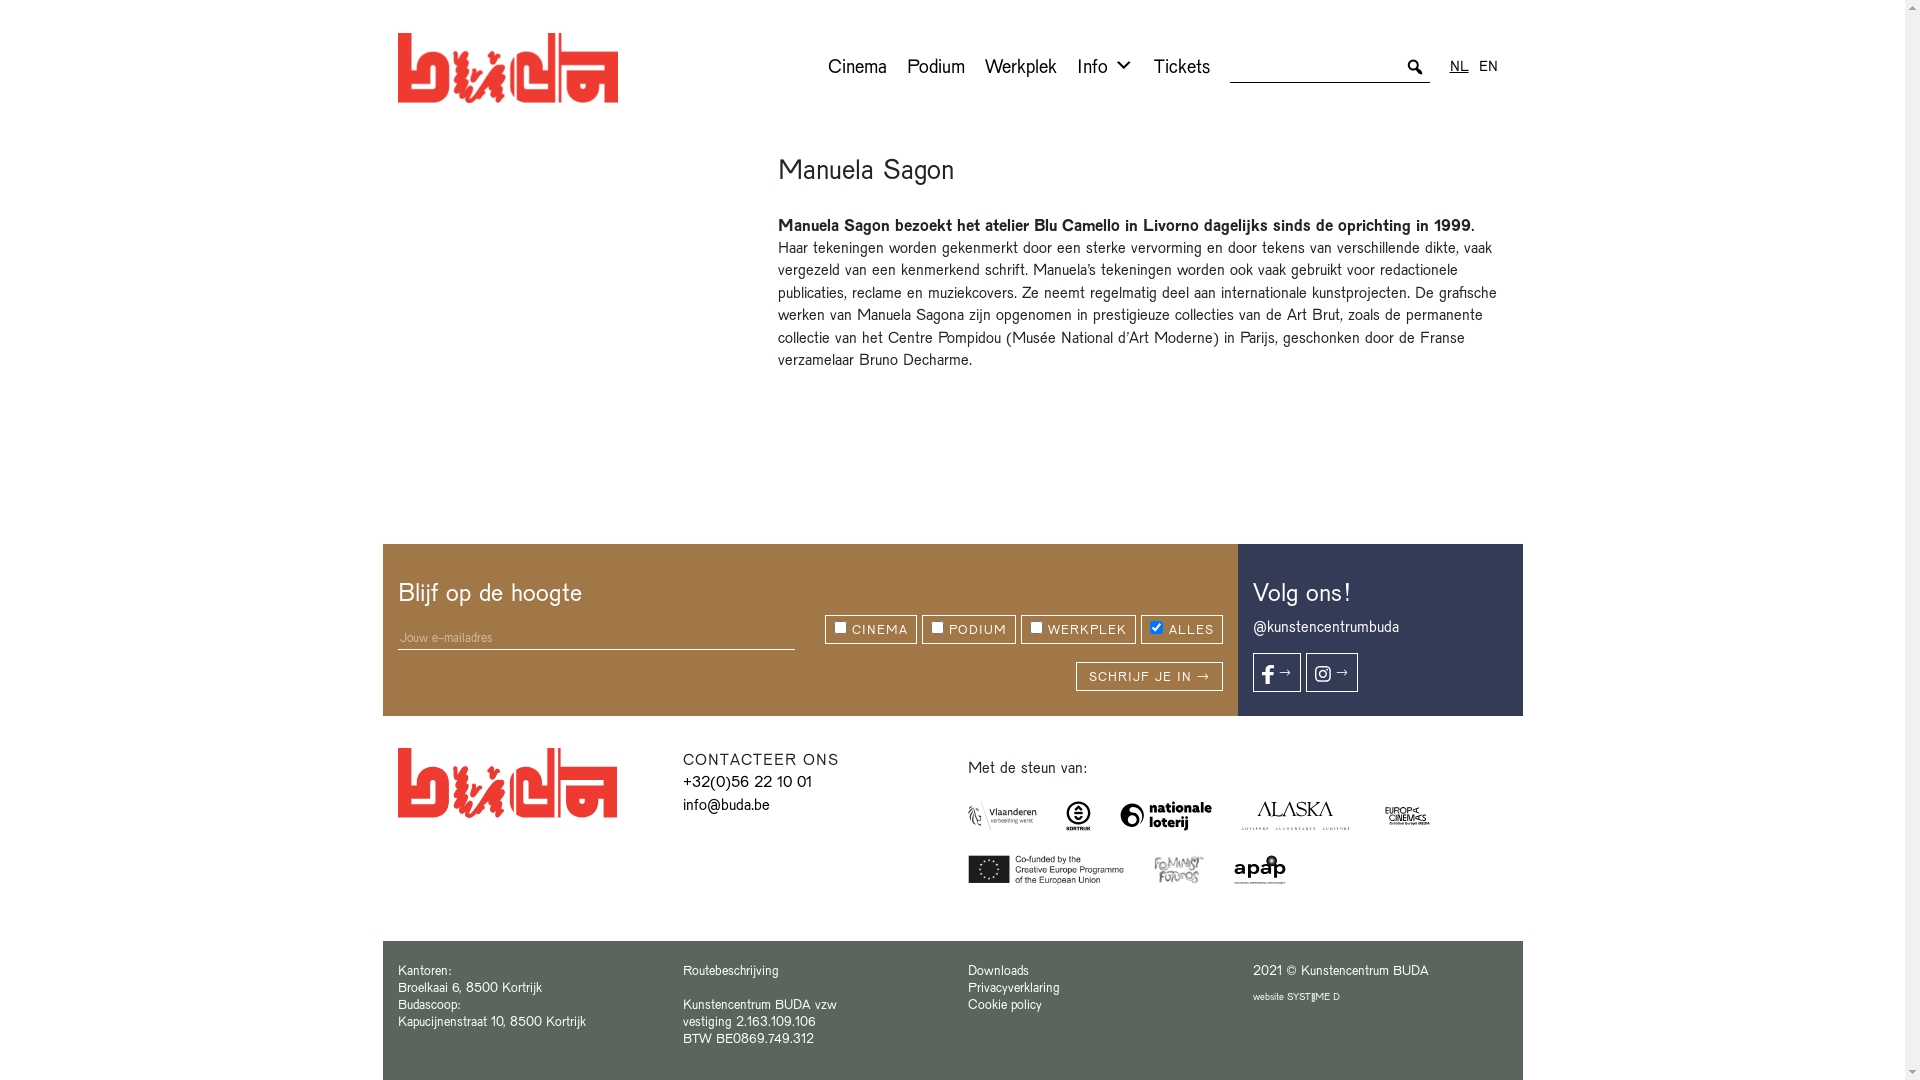 The width and height of the screenshot is (1920, 1080). Describe the element at coordinates (998, 968) in the screenshot. I see `'Downloads'` at that location.